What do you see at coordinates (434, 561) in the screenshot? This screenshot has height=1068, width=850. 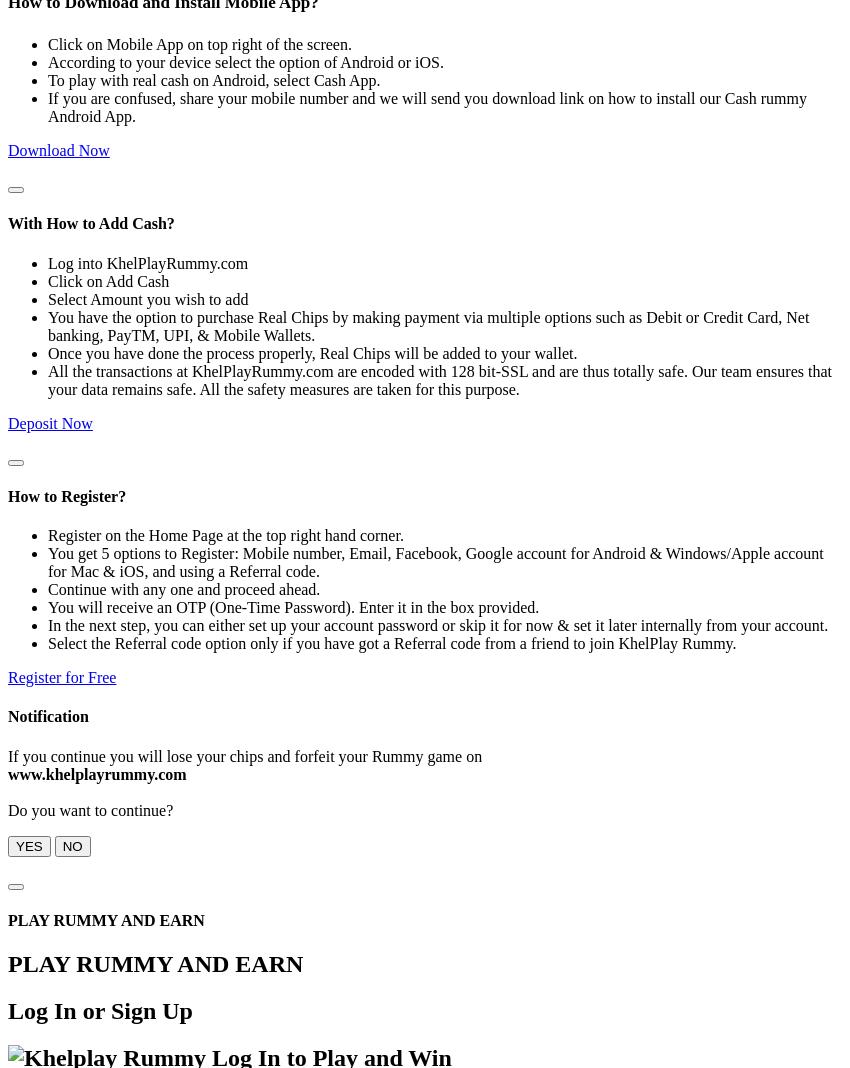 I see `'You get 5 options to Register: Mobile number, Email, Facebook, Google account for Android & Windows/Apple account for Mac & iOS, and using a Referral code.'` at bounding box center [434, 561].